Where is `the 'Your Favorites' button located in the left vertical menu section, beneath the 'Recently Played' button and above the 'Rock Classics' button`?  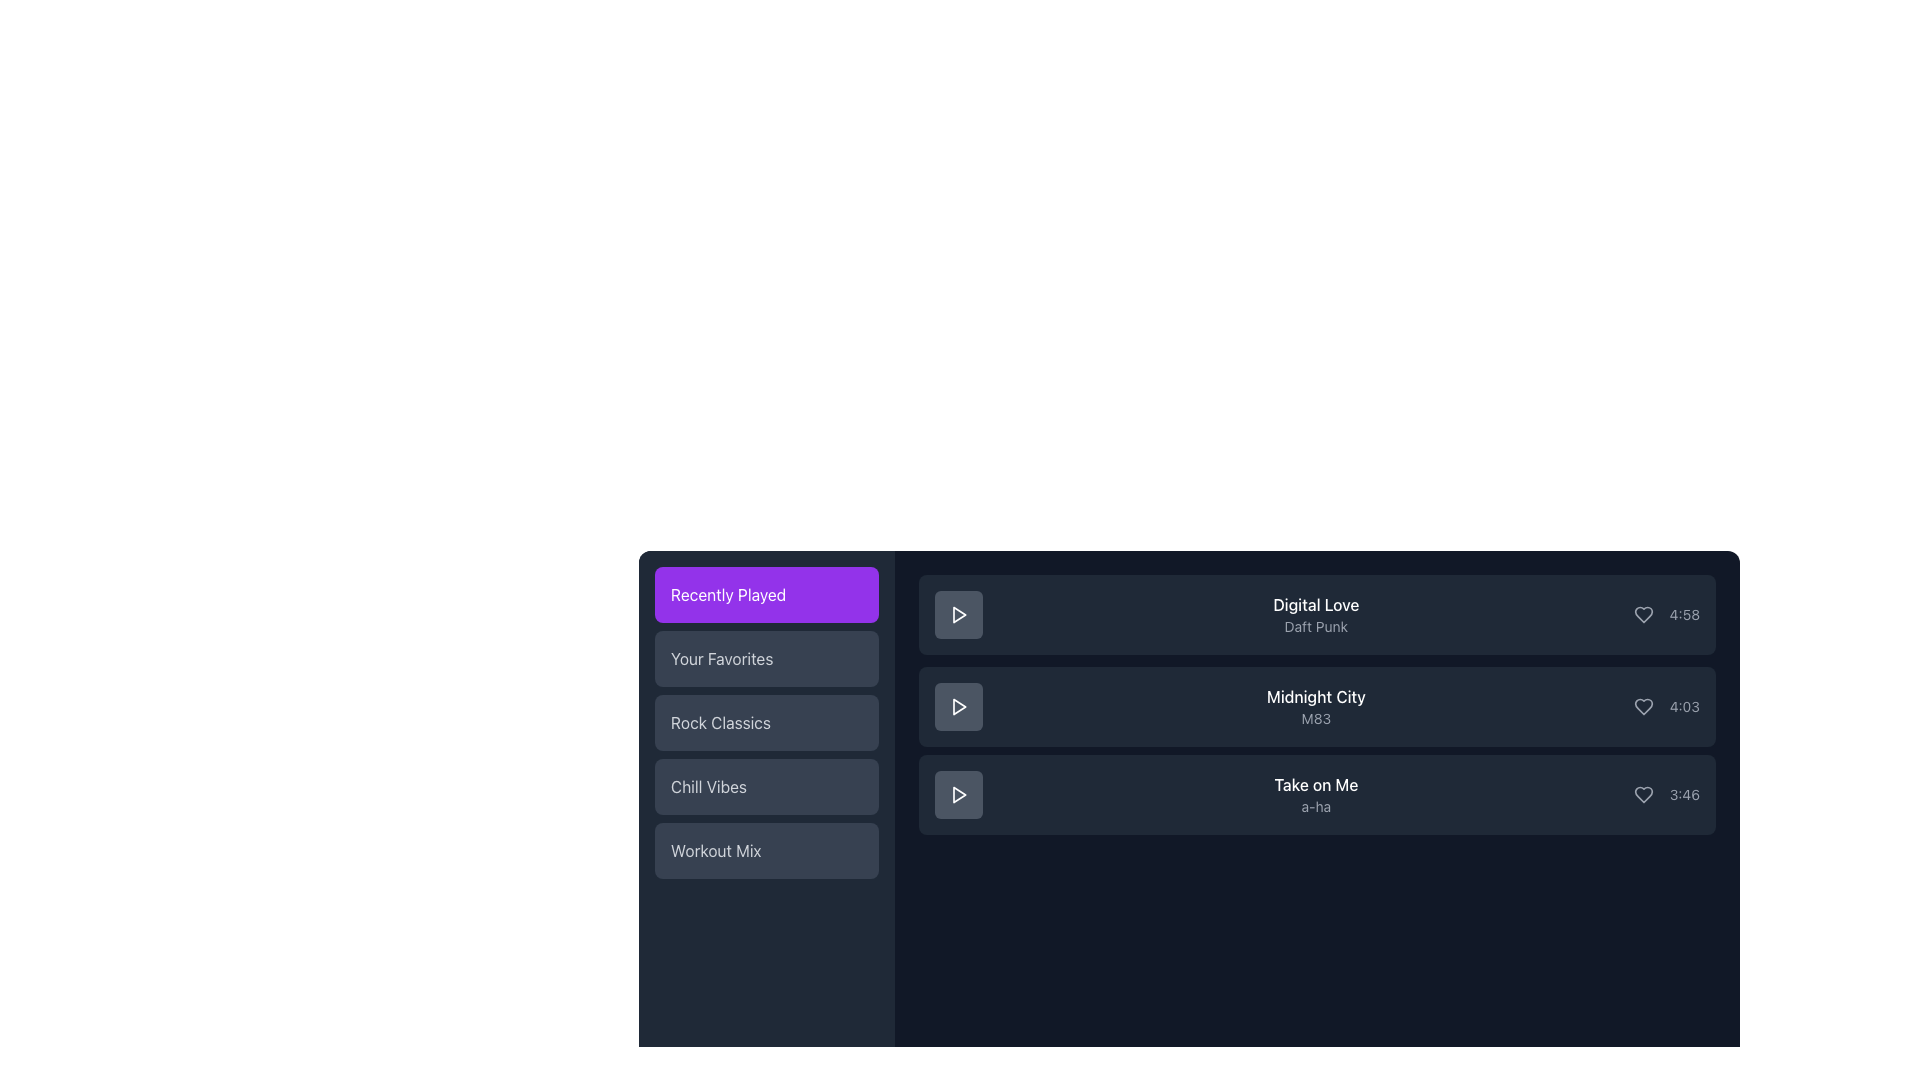
the 'Your Favorites' button located in the left vertical menu section, beneath the 'Recently Played' button and above the 'Rock Classics' button is located at coordinates (766, 659).